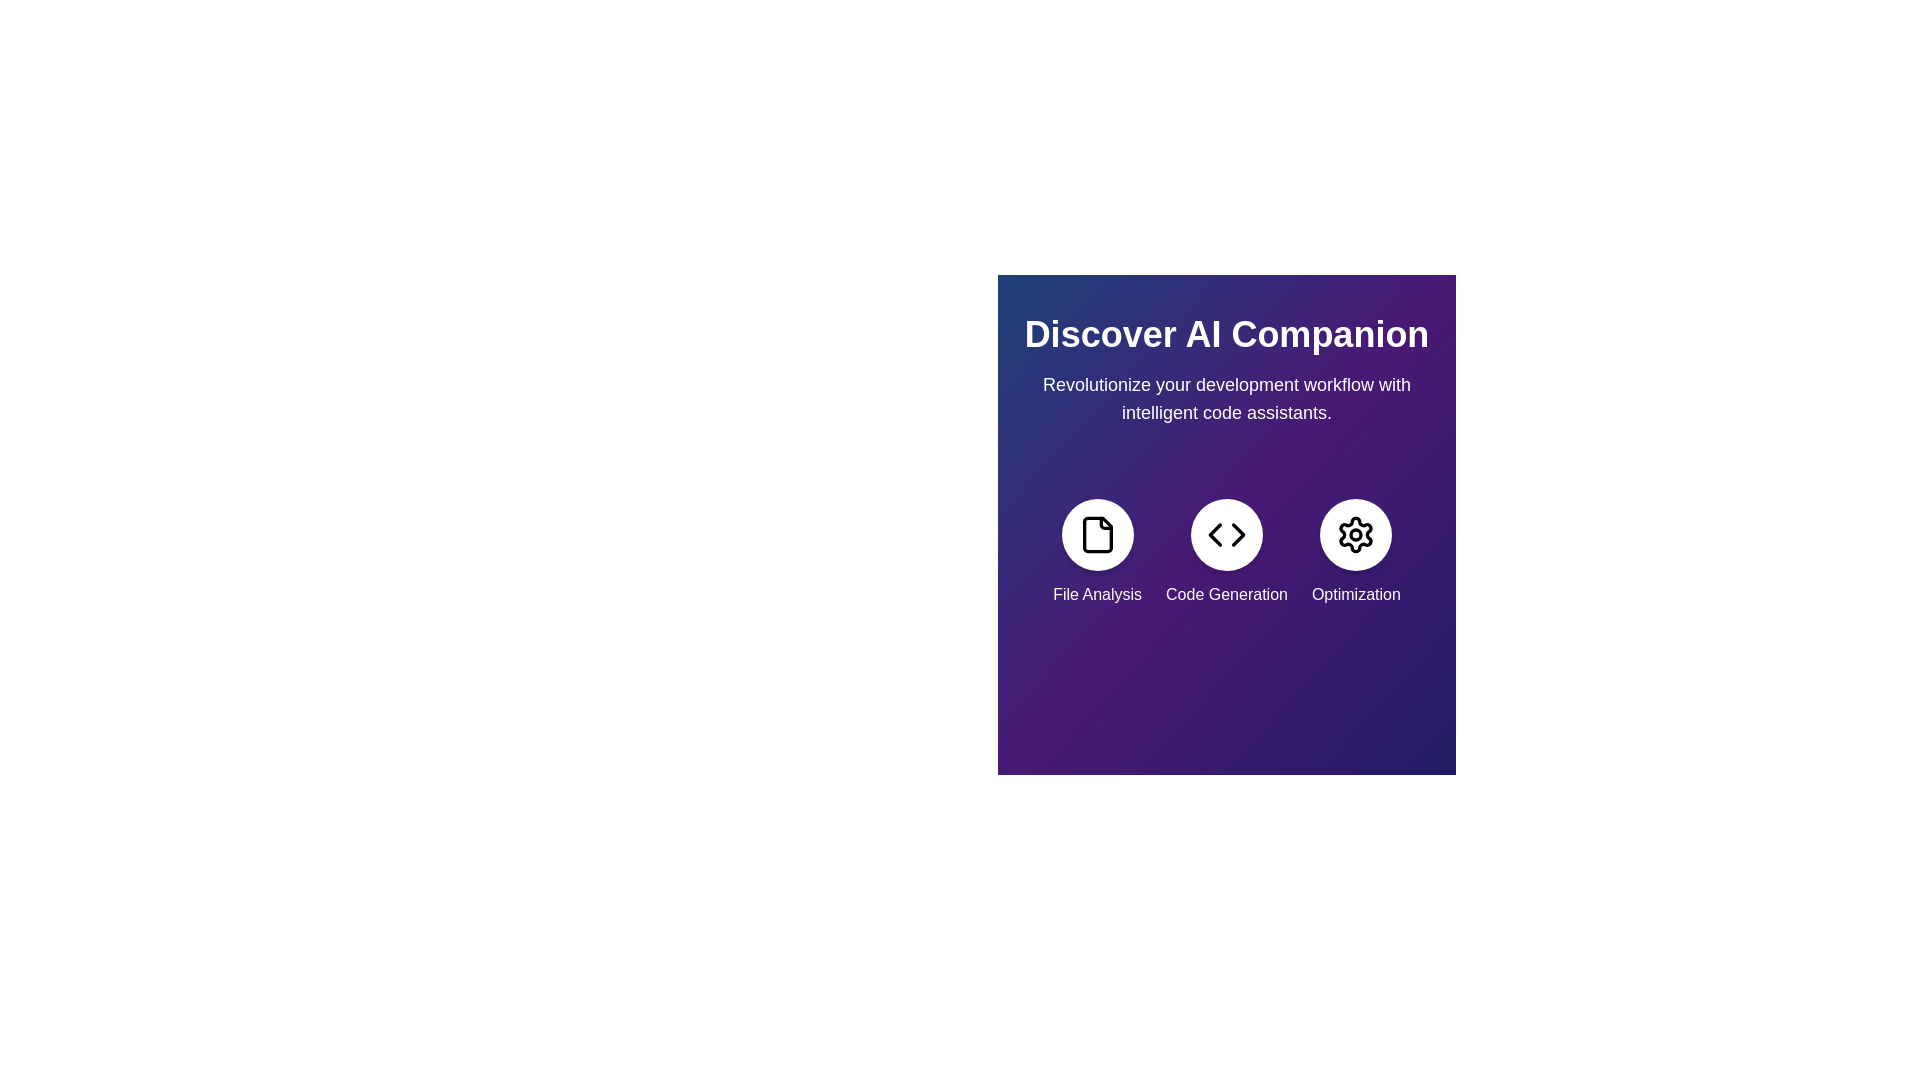 The height and width of the screenshot is (1080, 1920). Describe the element at coordinates (1226, 370) in the screenshot. I see `the Text block titled 'Discover AI Companion' which has a paragraph describing its features` at that location.